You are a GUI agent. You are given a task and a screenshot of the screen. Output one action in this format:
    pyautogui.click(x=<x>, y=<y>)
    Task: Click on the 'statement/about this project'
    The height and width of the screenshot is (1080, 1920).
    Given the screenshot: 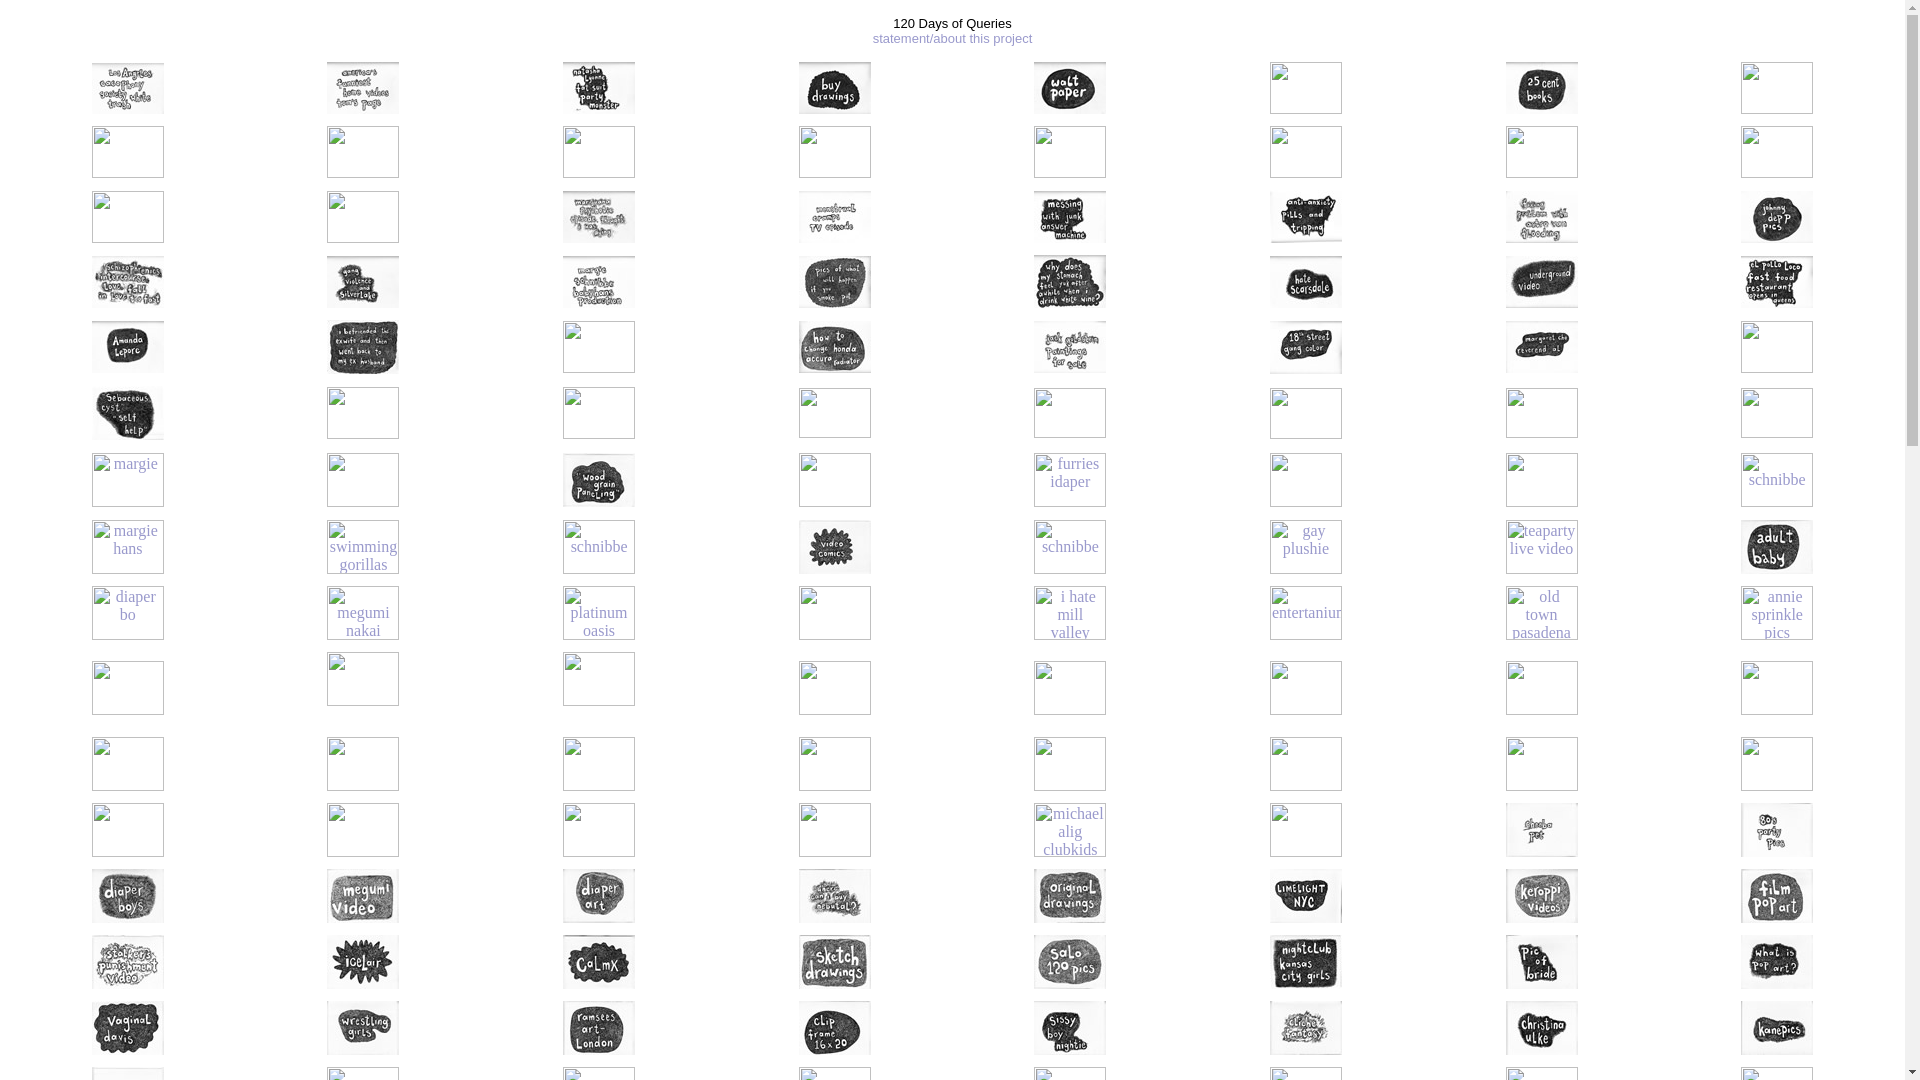 What is the action you would take?
    pyautogui.click(x=952, y=38)
    